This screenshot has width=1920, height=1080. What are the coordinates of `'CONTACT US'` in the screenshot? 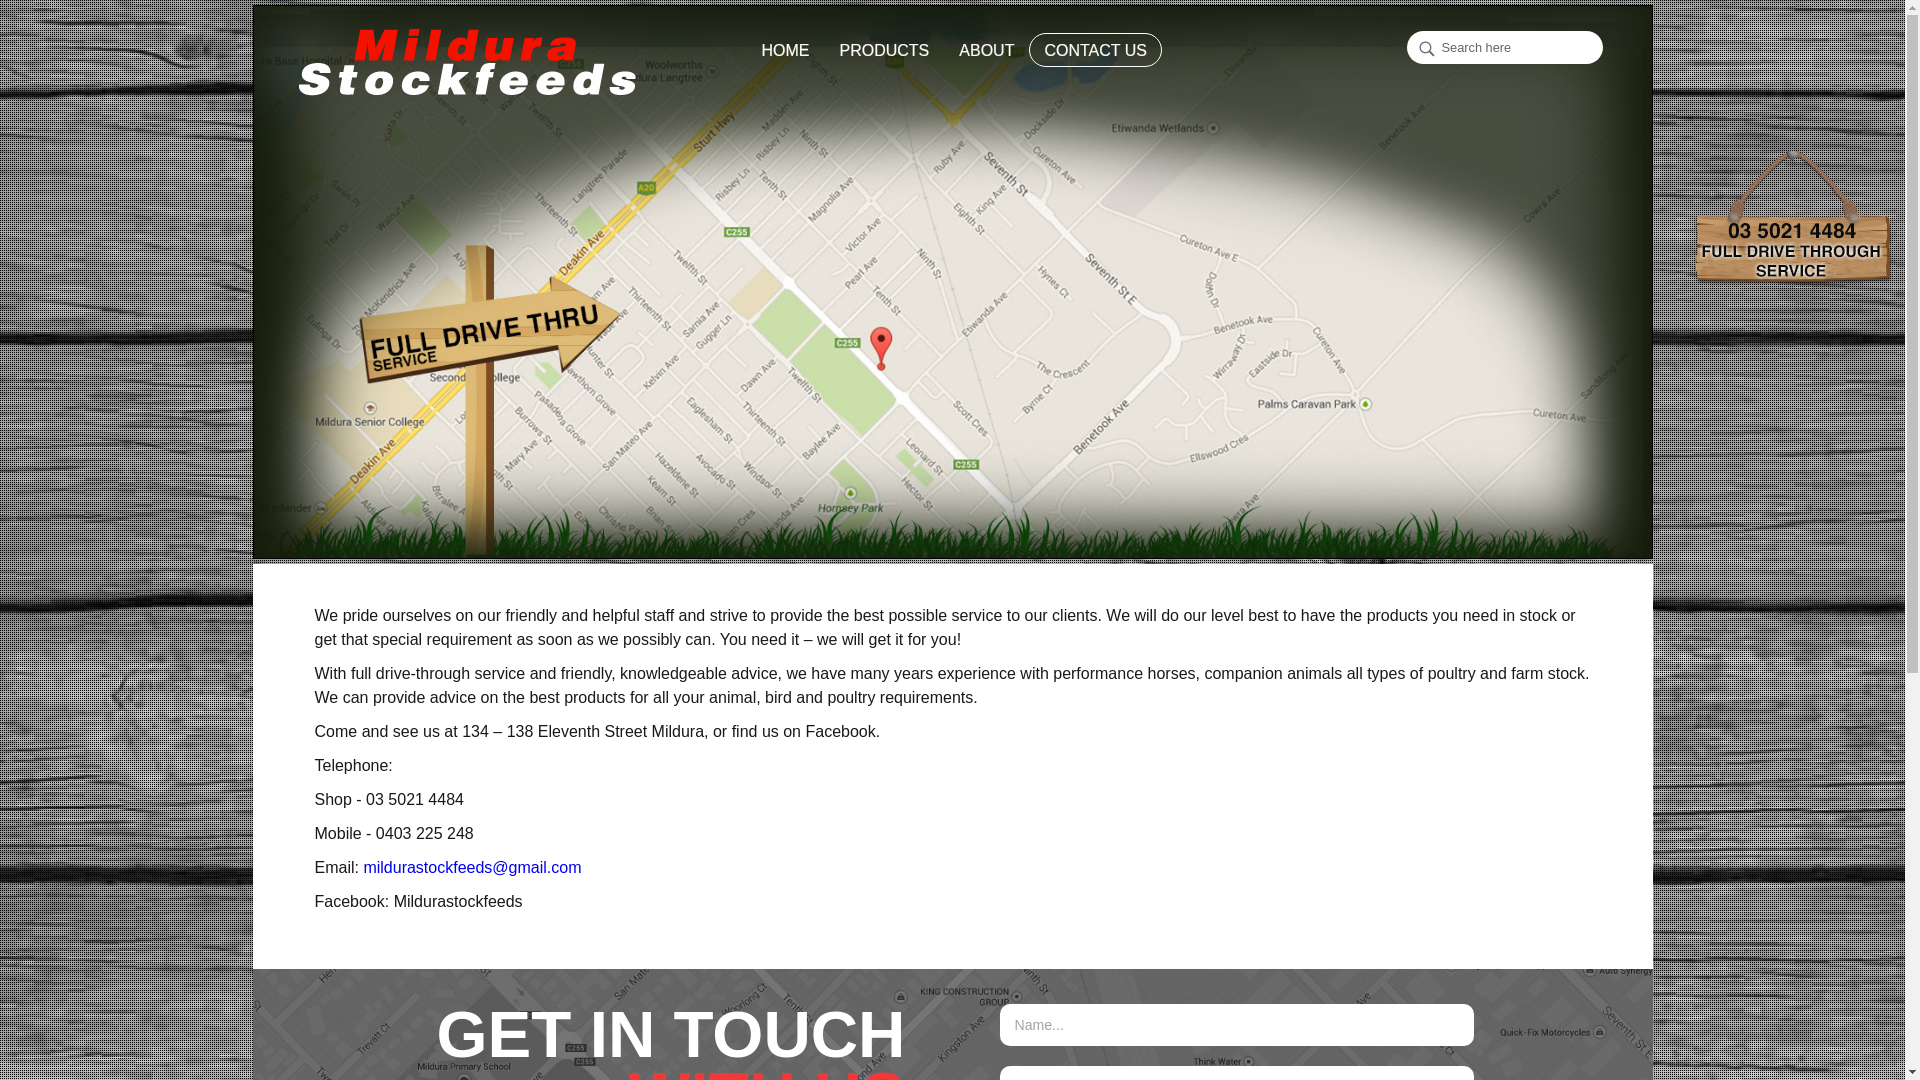 It's located at (1094, 49).